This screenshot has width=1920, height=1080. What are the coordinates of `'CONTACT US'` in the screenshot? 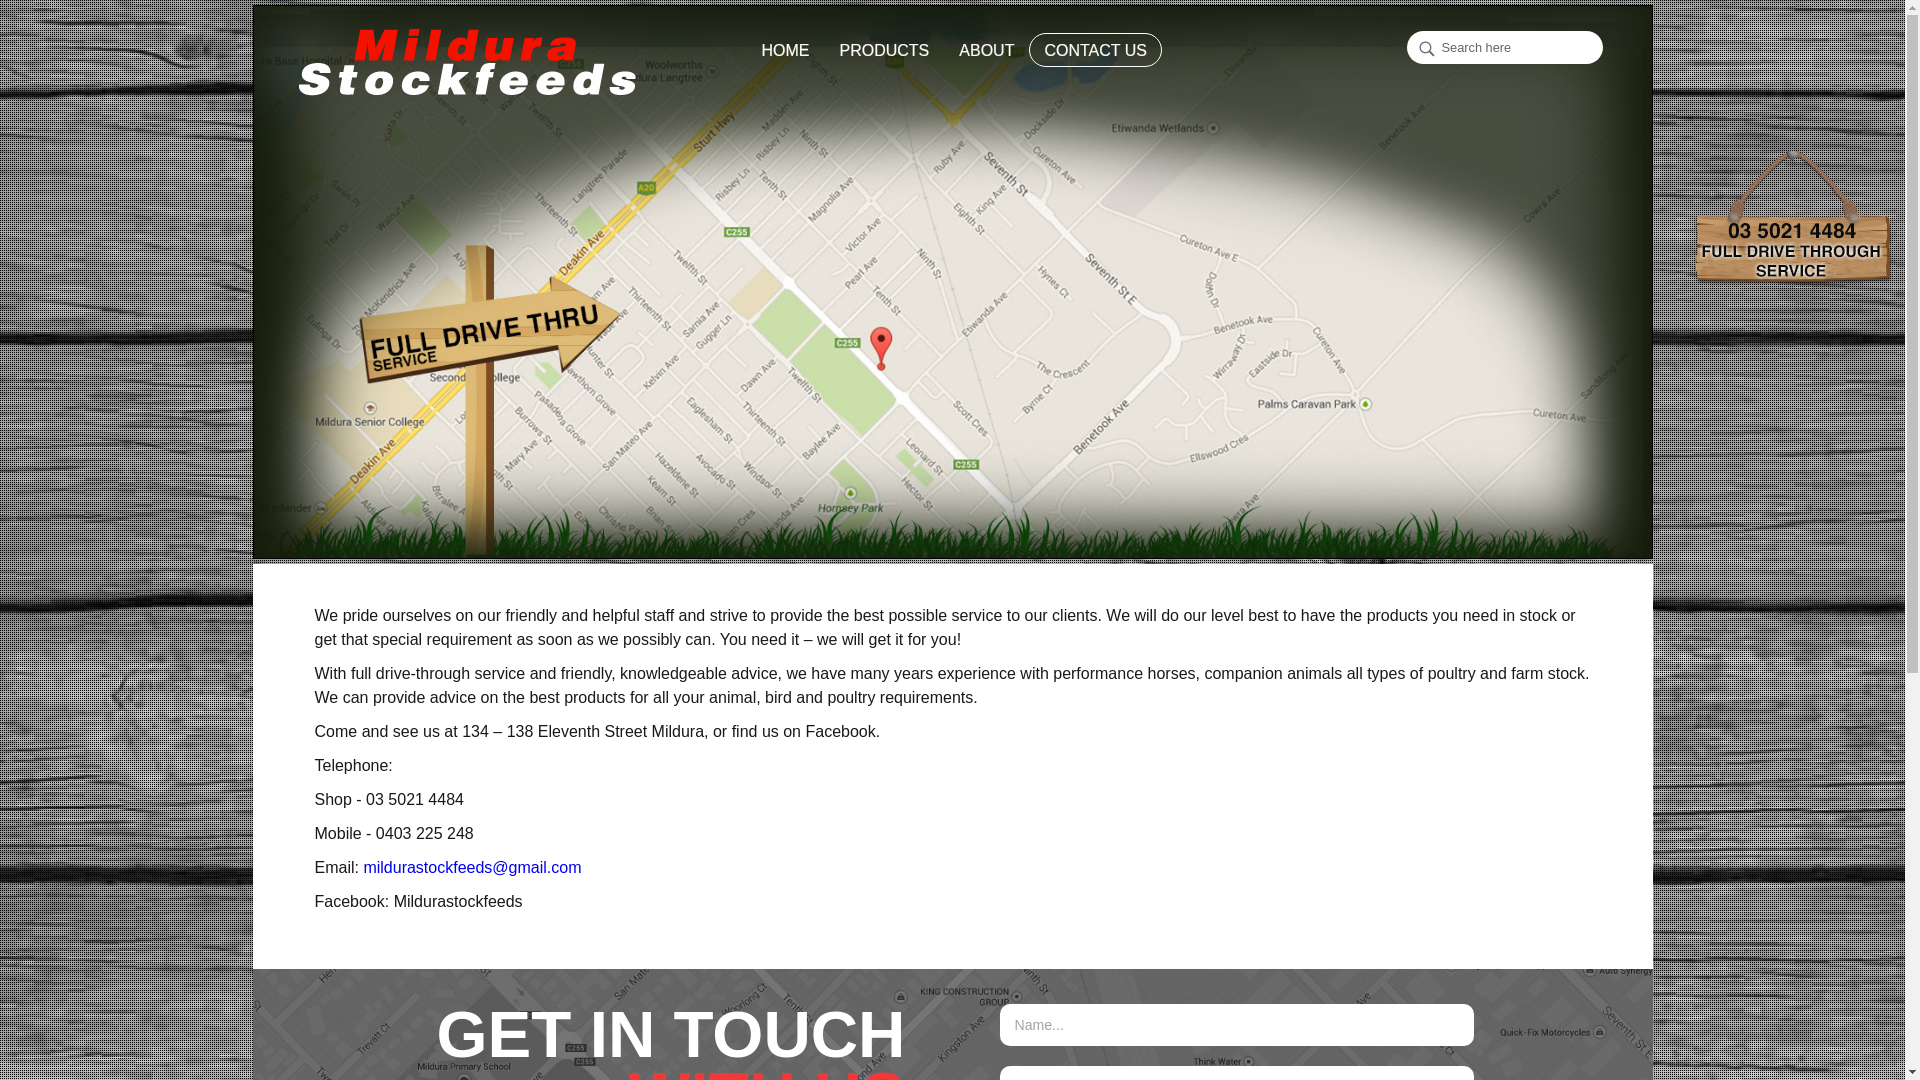 It's located at (1094, 49).